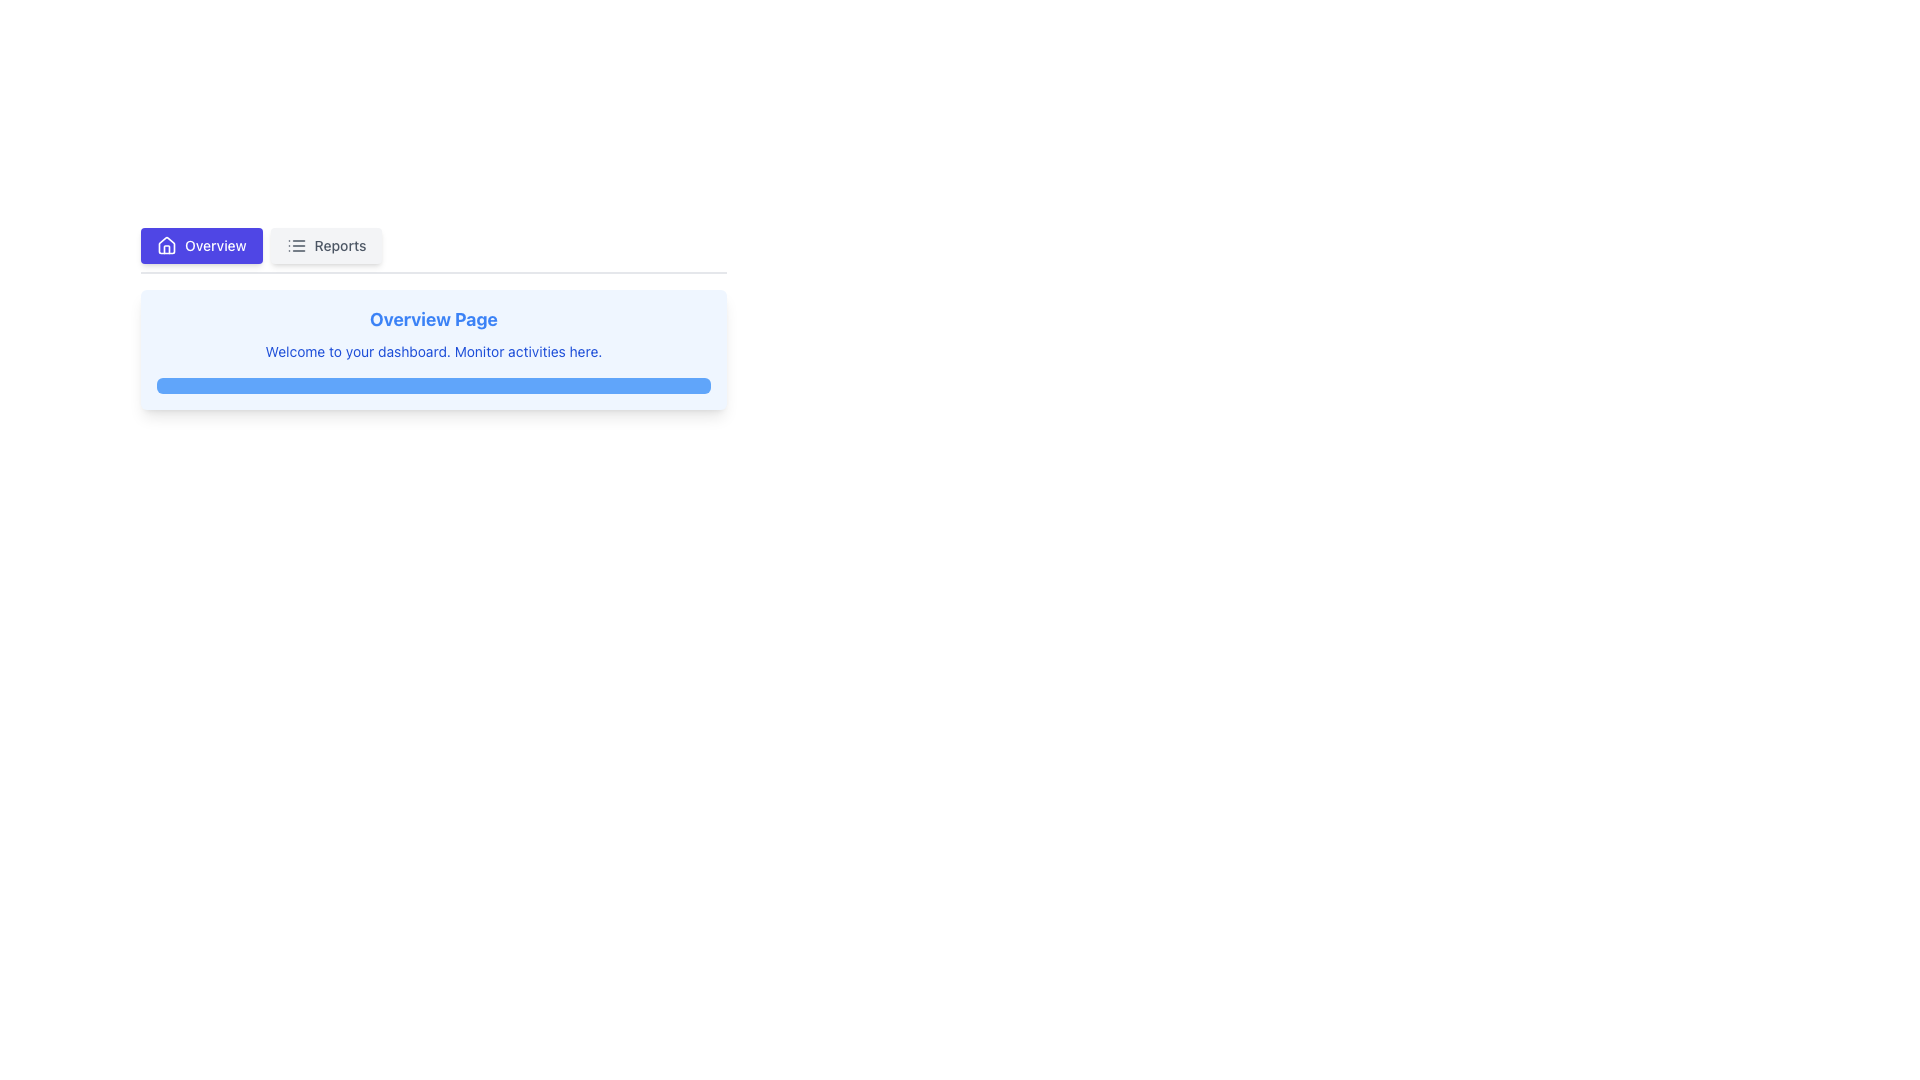 This screenshot has width=1920, height=1080. Describe the element at coordinates (215, 245) in the screenshot. I see `the text label 'Overview', which is styled in white sans-serif font and positioned against a purple background, located in the navigation bar next to a house icon` at that location.